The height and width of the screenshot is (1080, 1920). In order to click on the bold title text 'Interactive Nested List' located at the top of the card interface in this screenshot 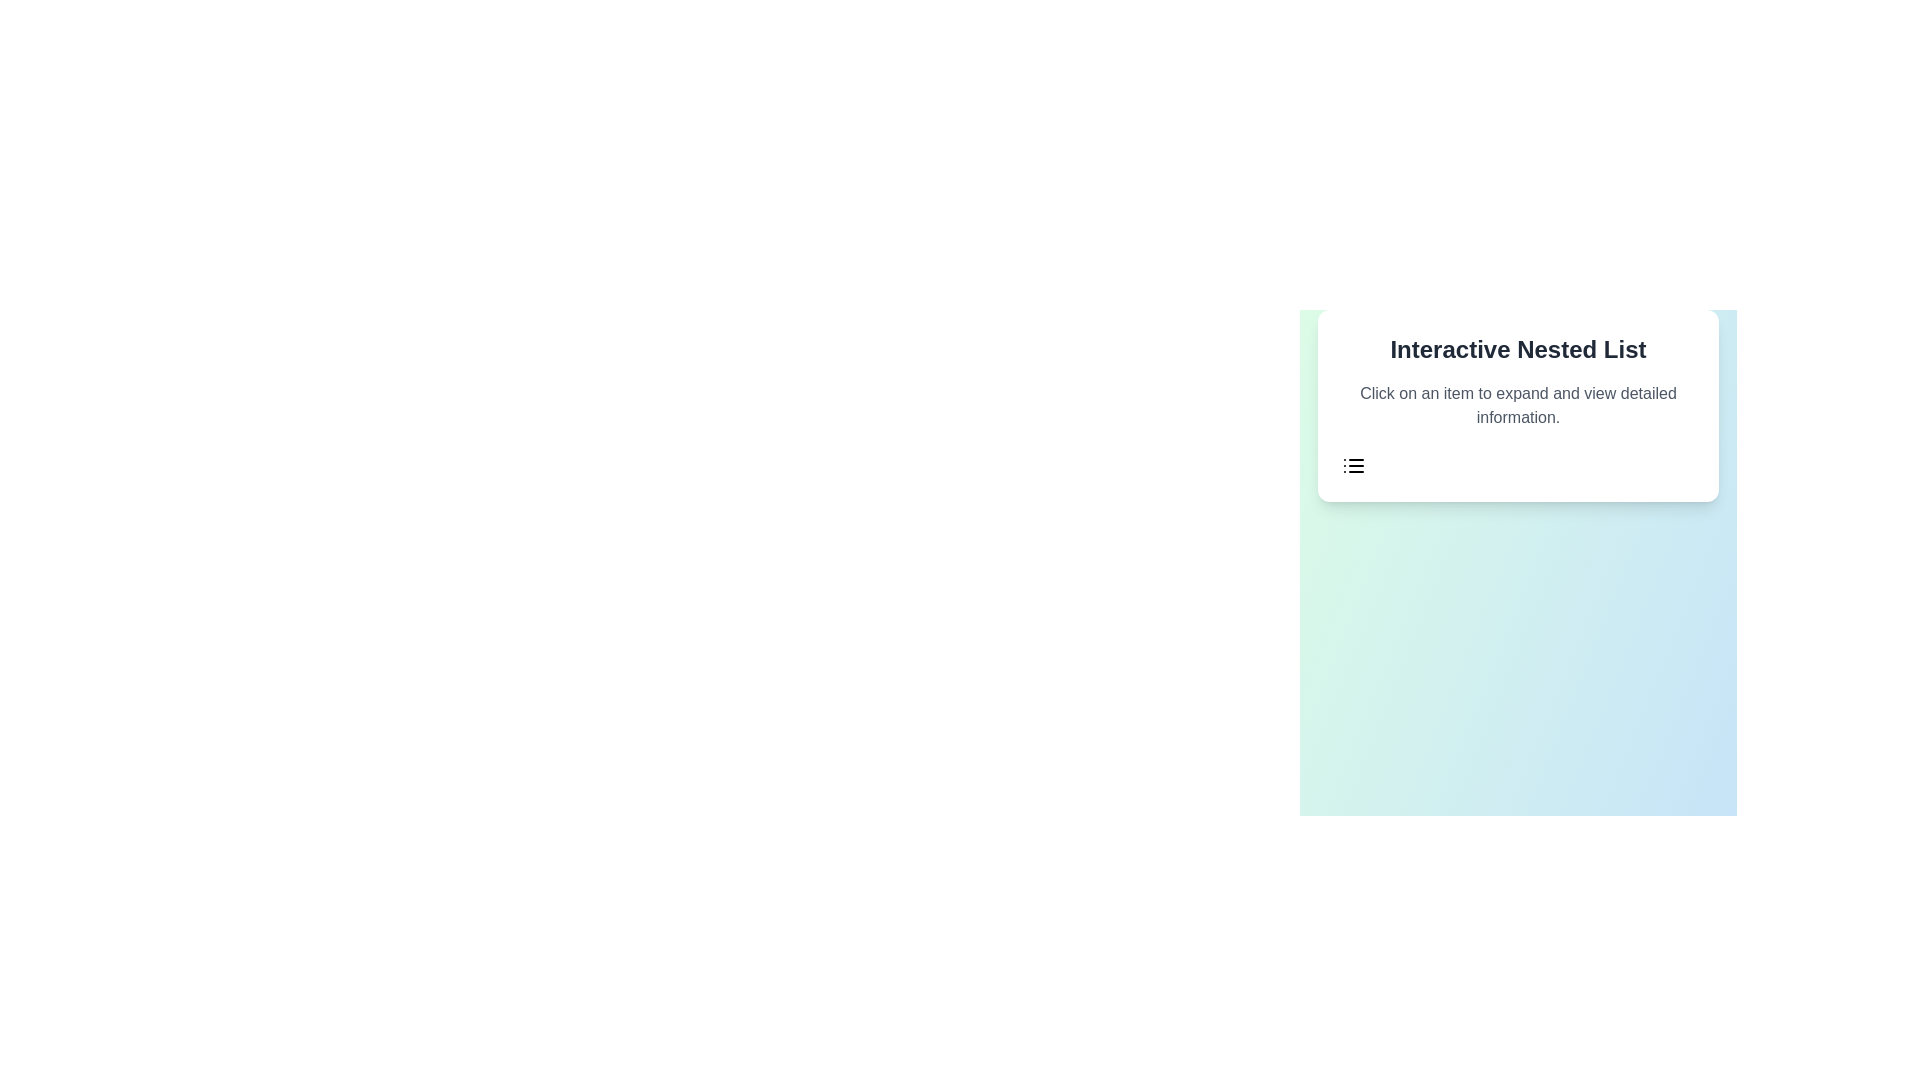, I will do `click(1518, 349)`.